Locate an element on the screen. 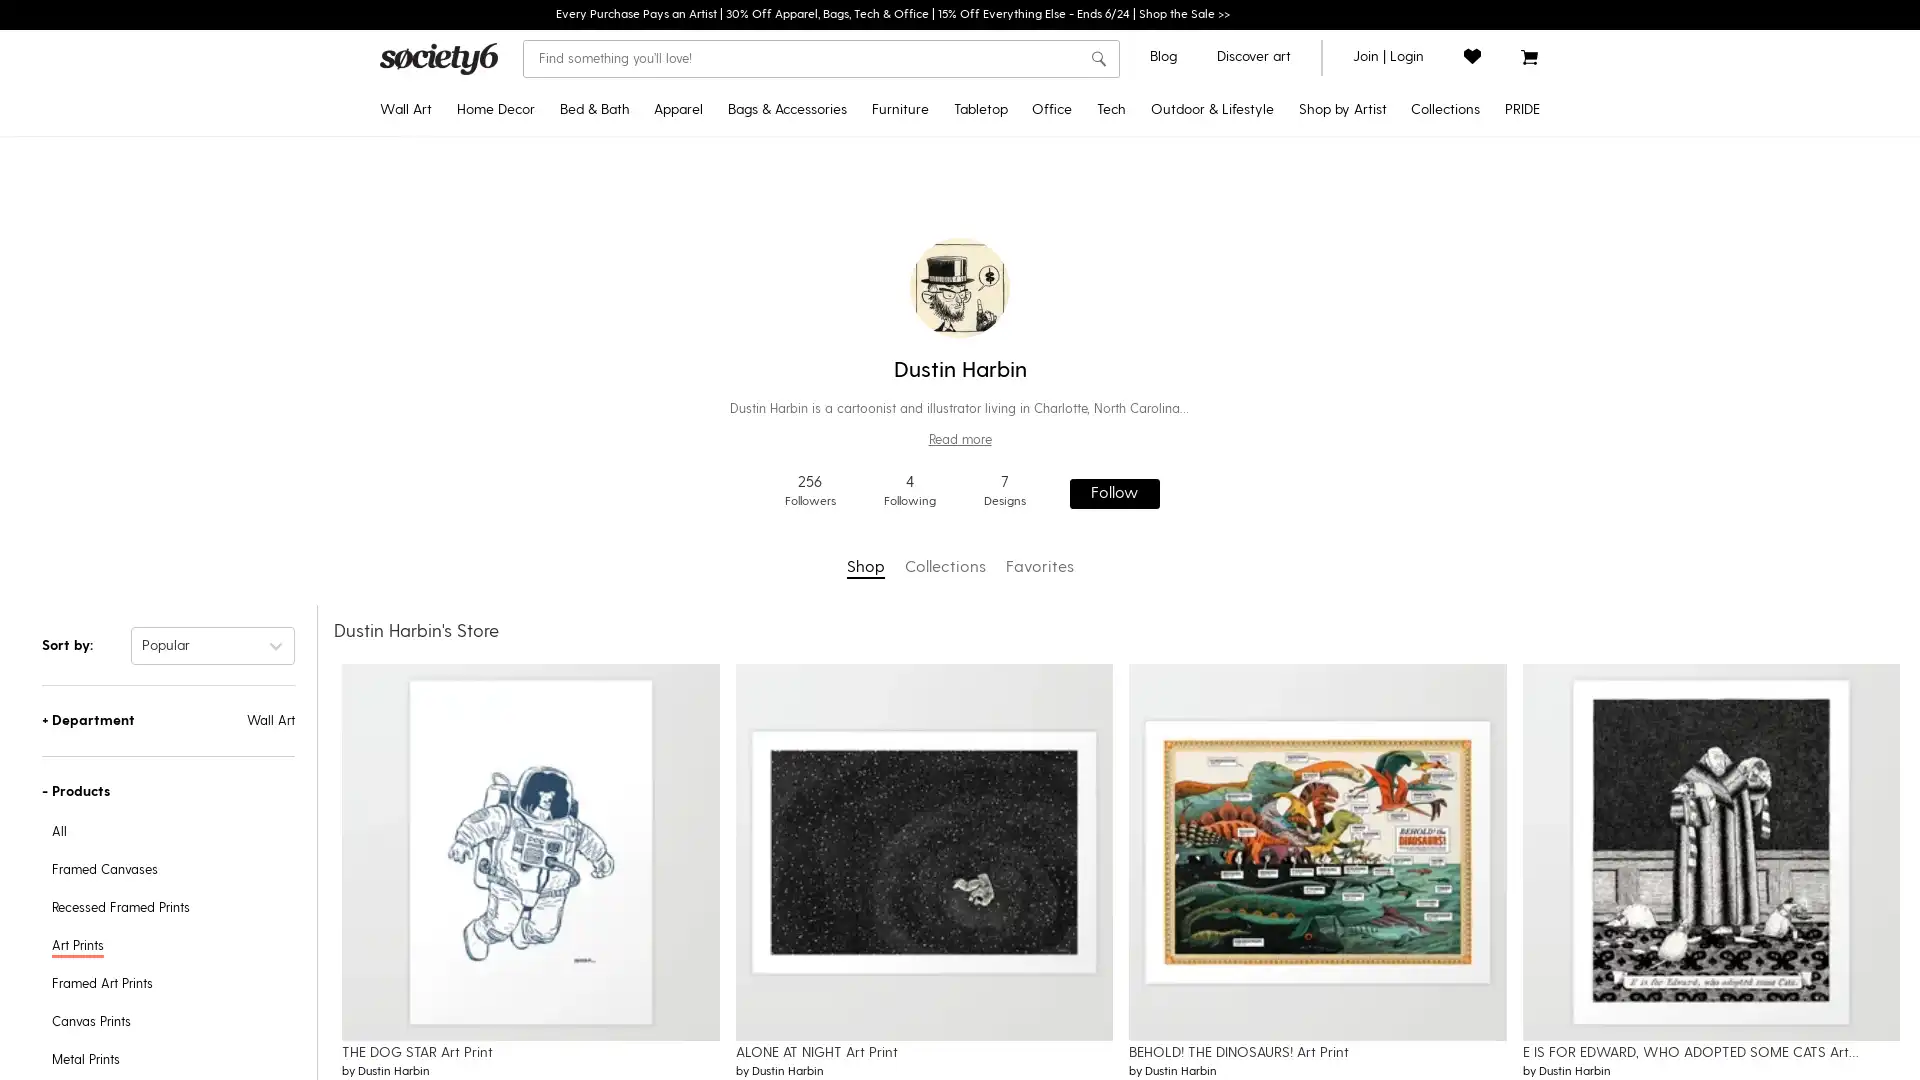  Throw Blankets is located at coordinates (533, 289).